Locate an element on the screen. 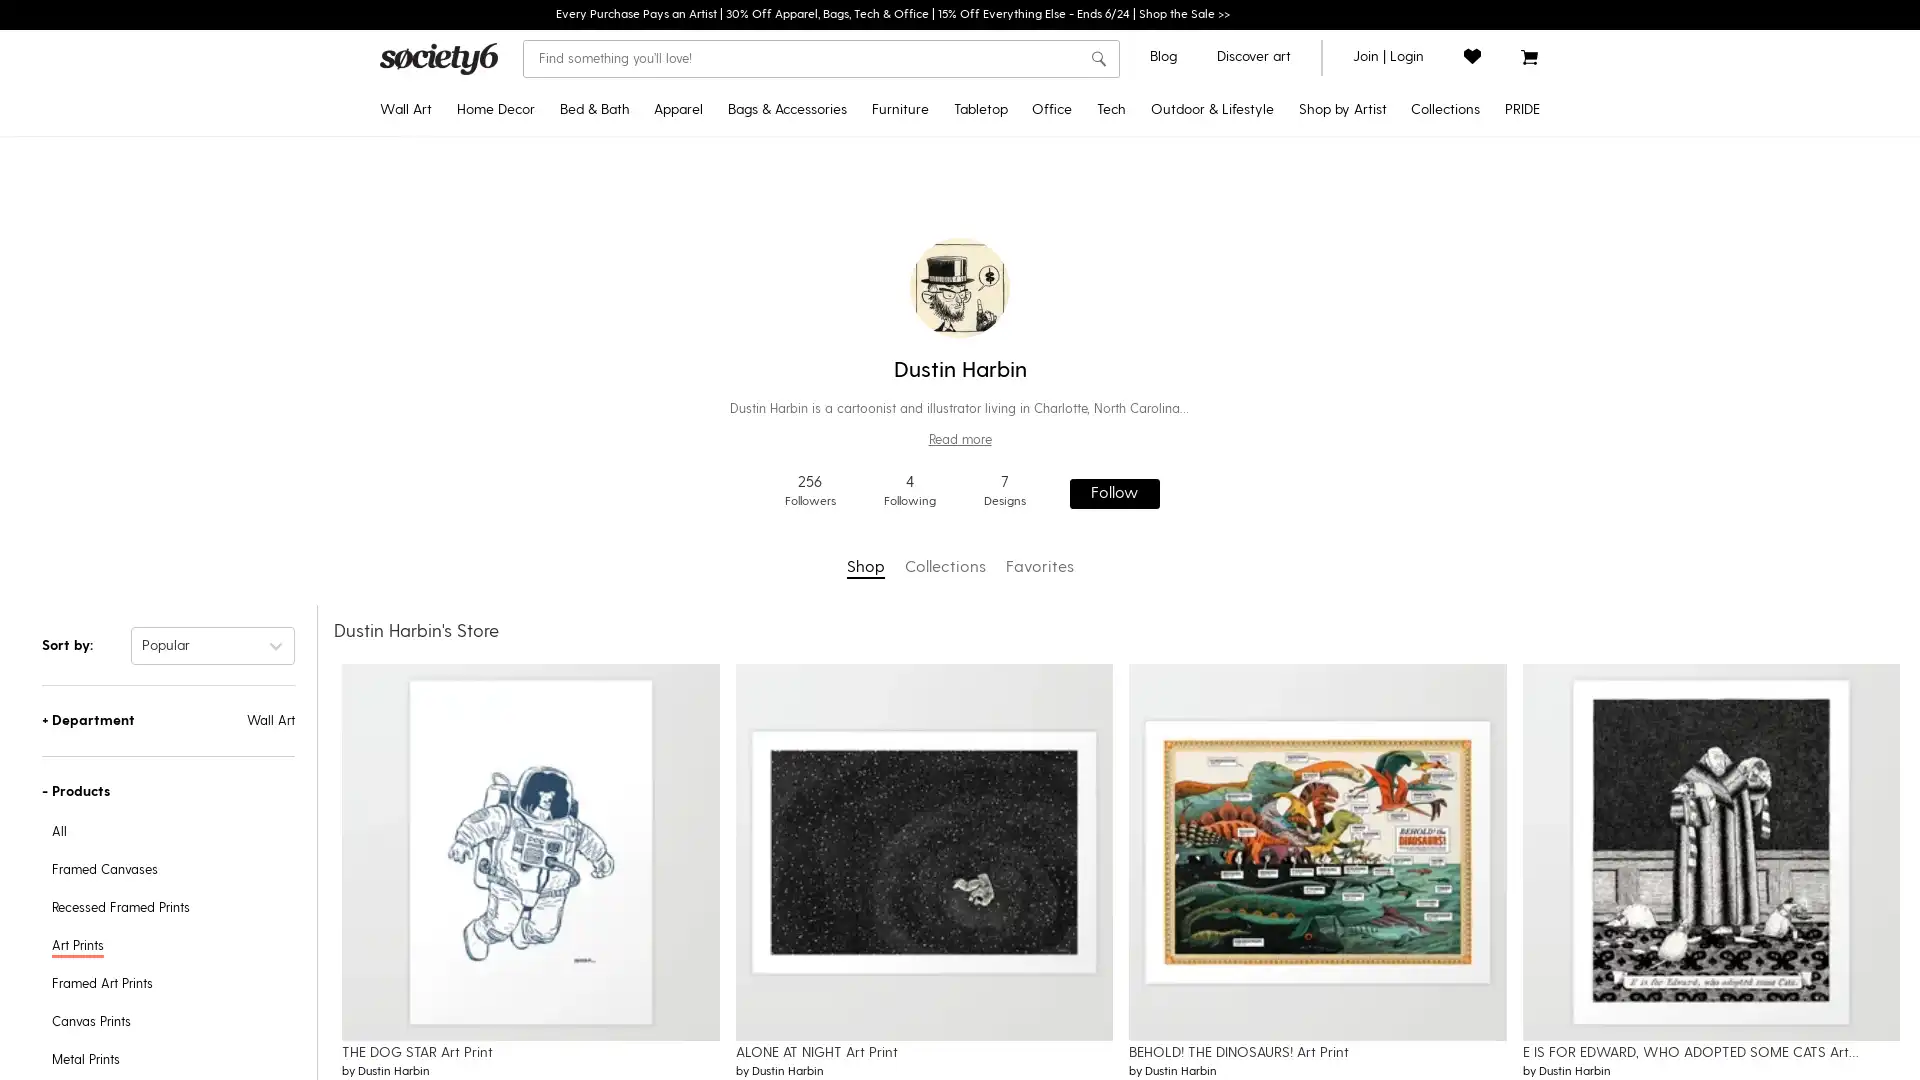  Throw Blankets is located at coordinates (533, 289).